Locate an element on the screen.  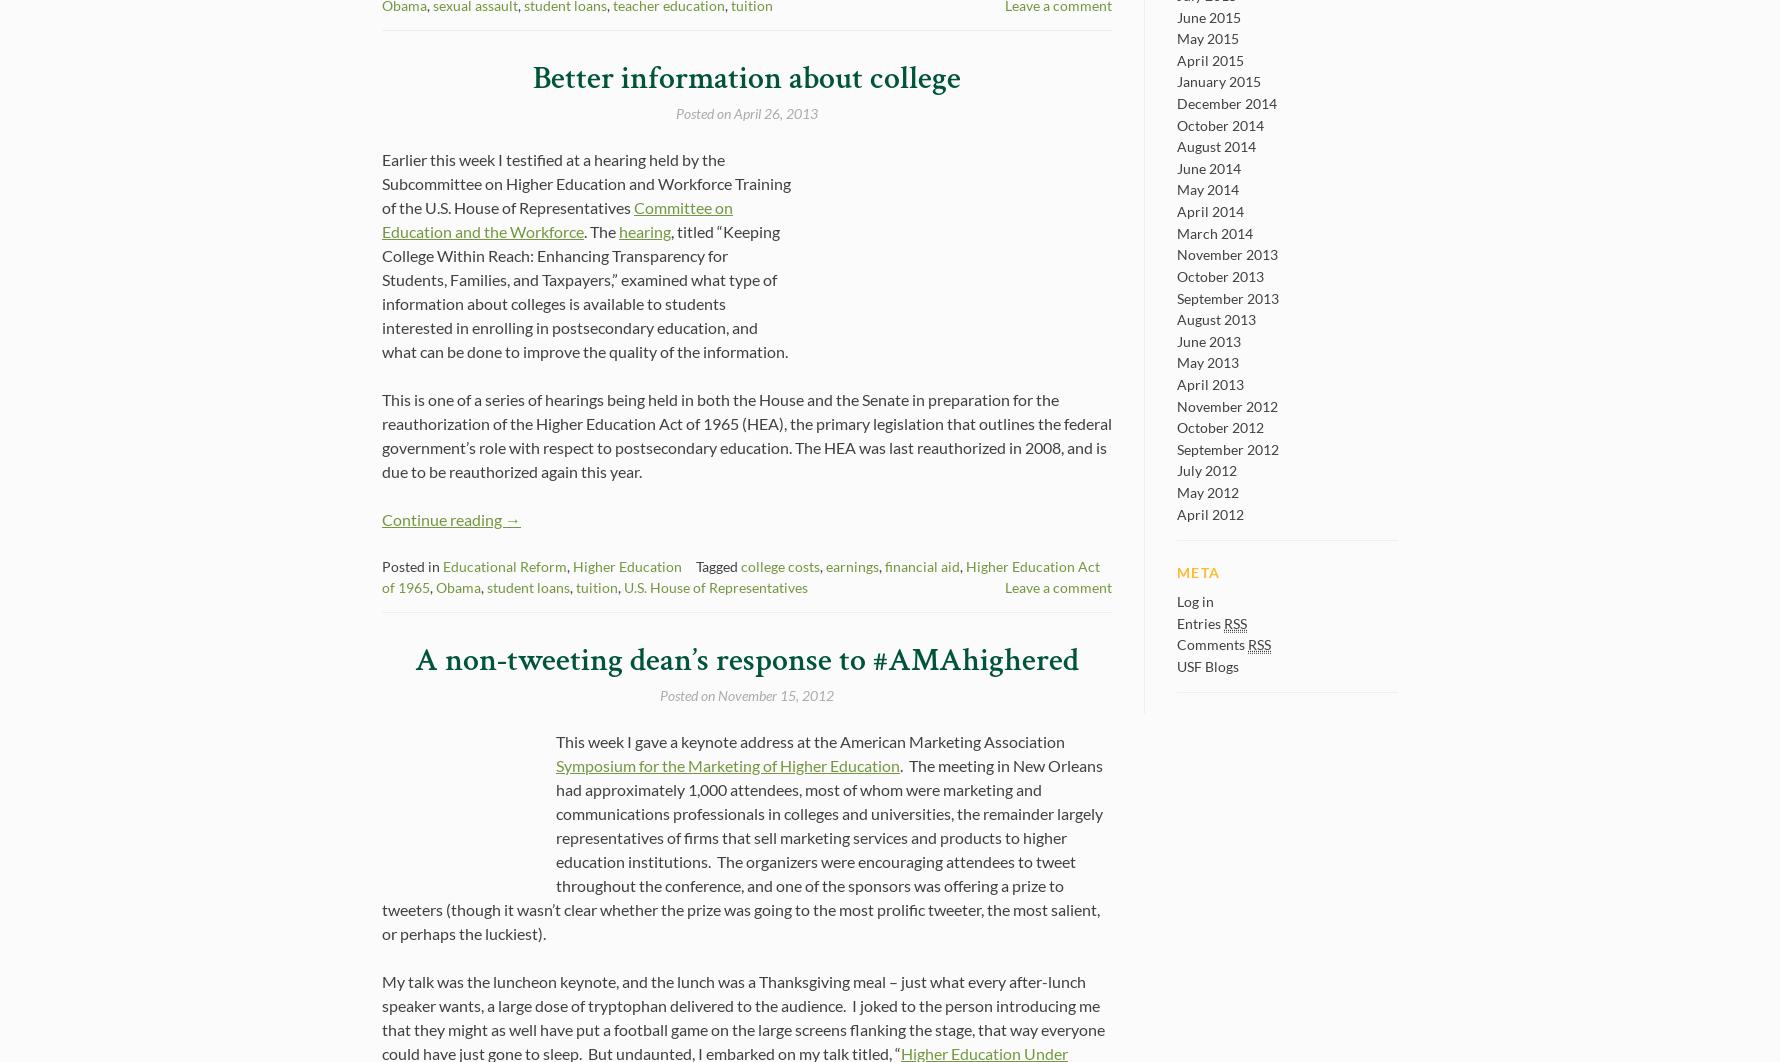
'Posted in' is located at coordinates (411, 566).